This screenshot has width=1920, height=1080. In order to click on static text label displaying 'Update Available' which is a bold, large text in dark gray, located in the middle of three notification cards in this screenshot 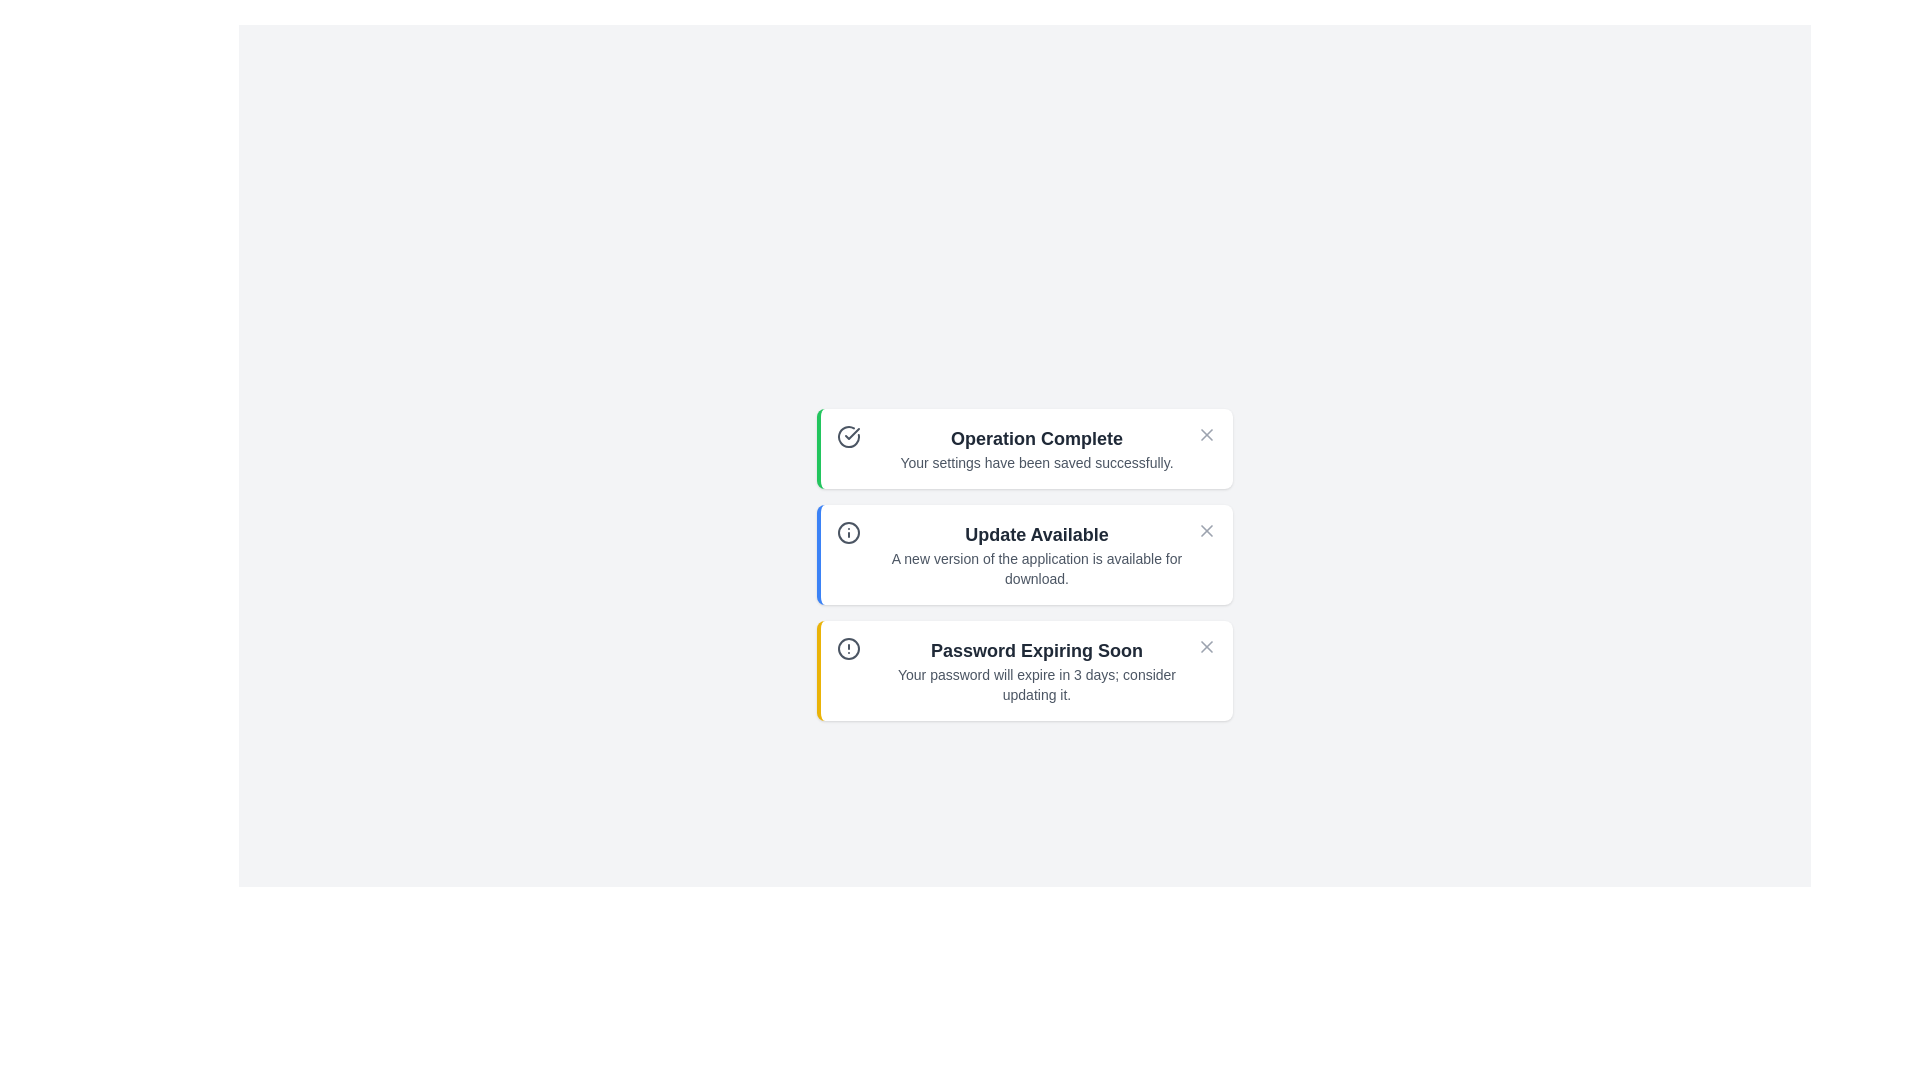, I will do `click(1036, 534)`.